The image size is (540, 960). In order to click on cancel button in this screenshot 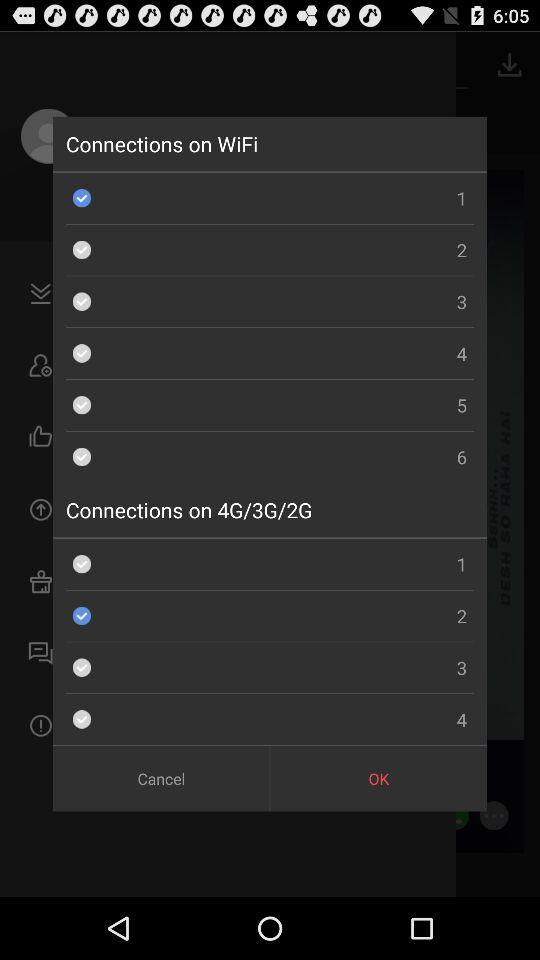, I will do `click(160, 777)`.